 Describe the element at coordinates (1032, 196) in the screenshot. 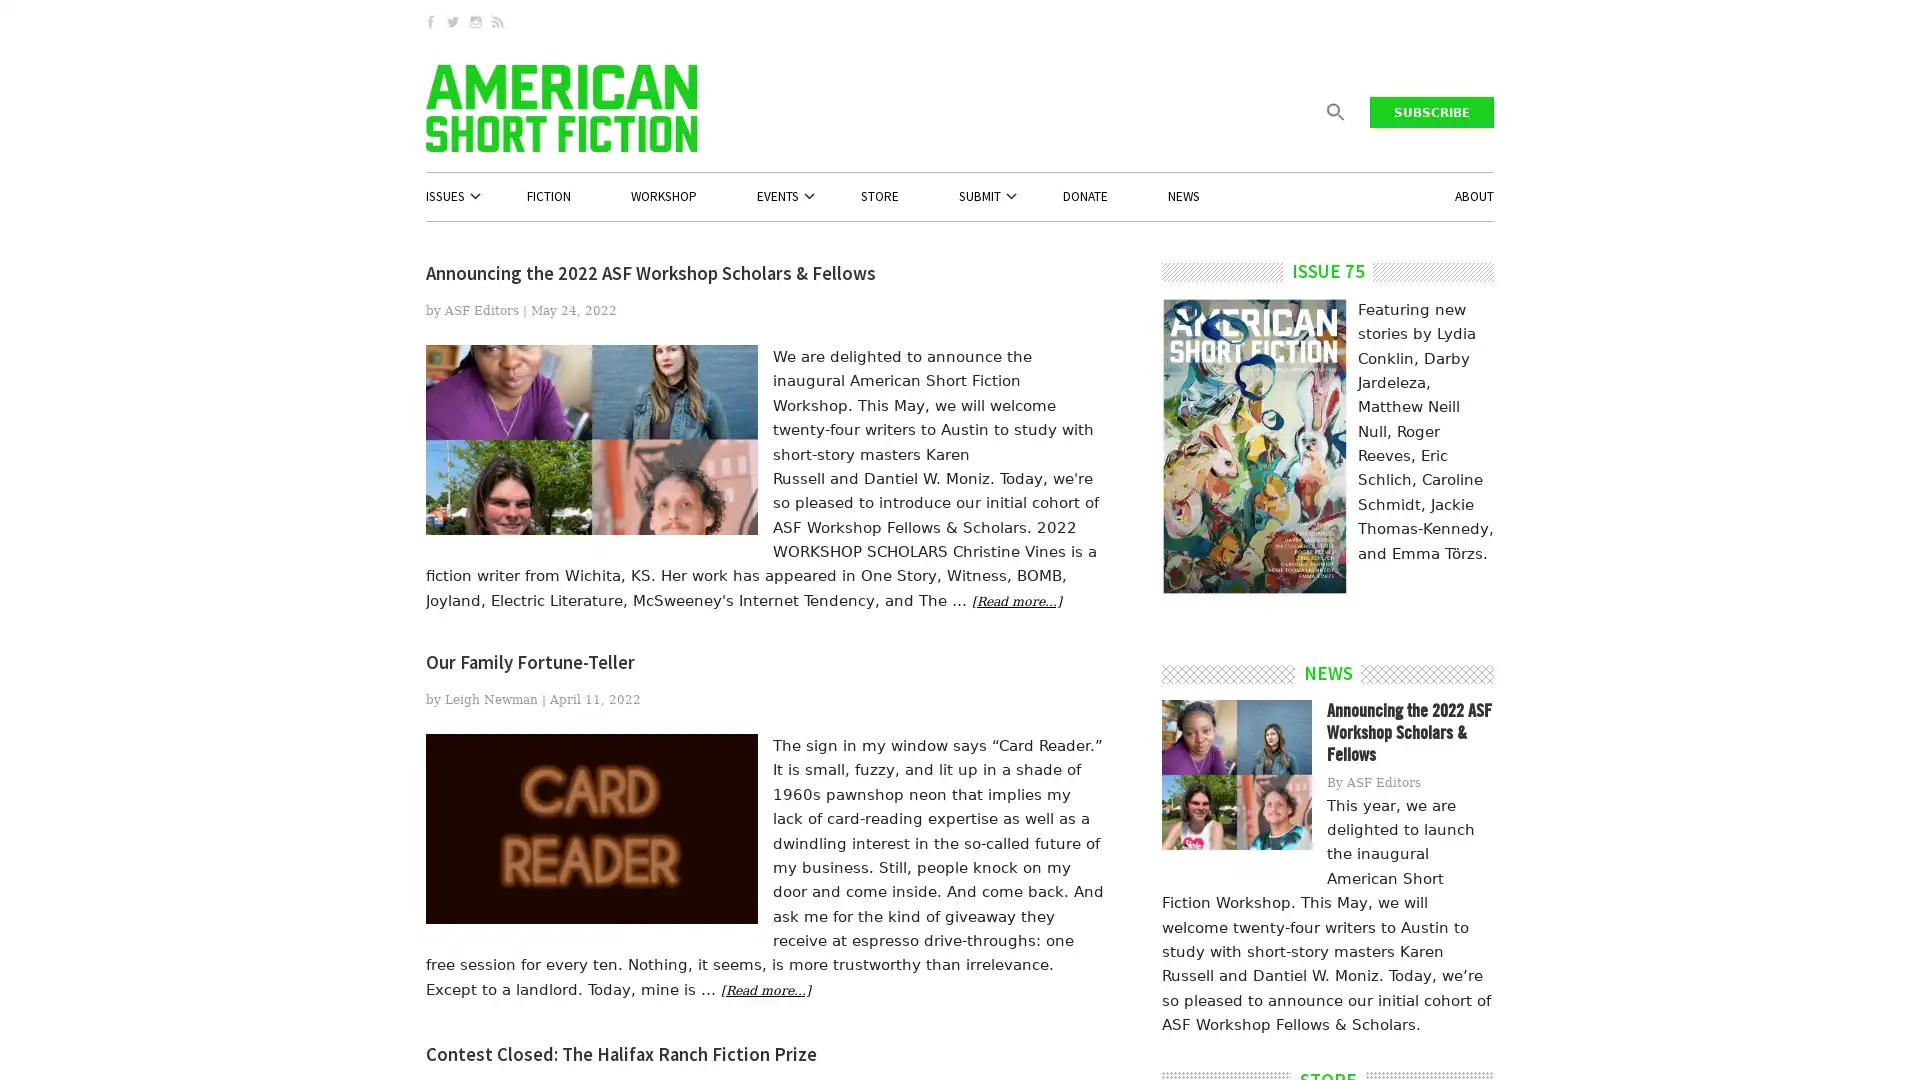

I see `SUBMENU` at that location.